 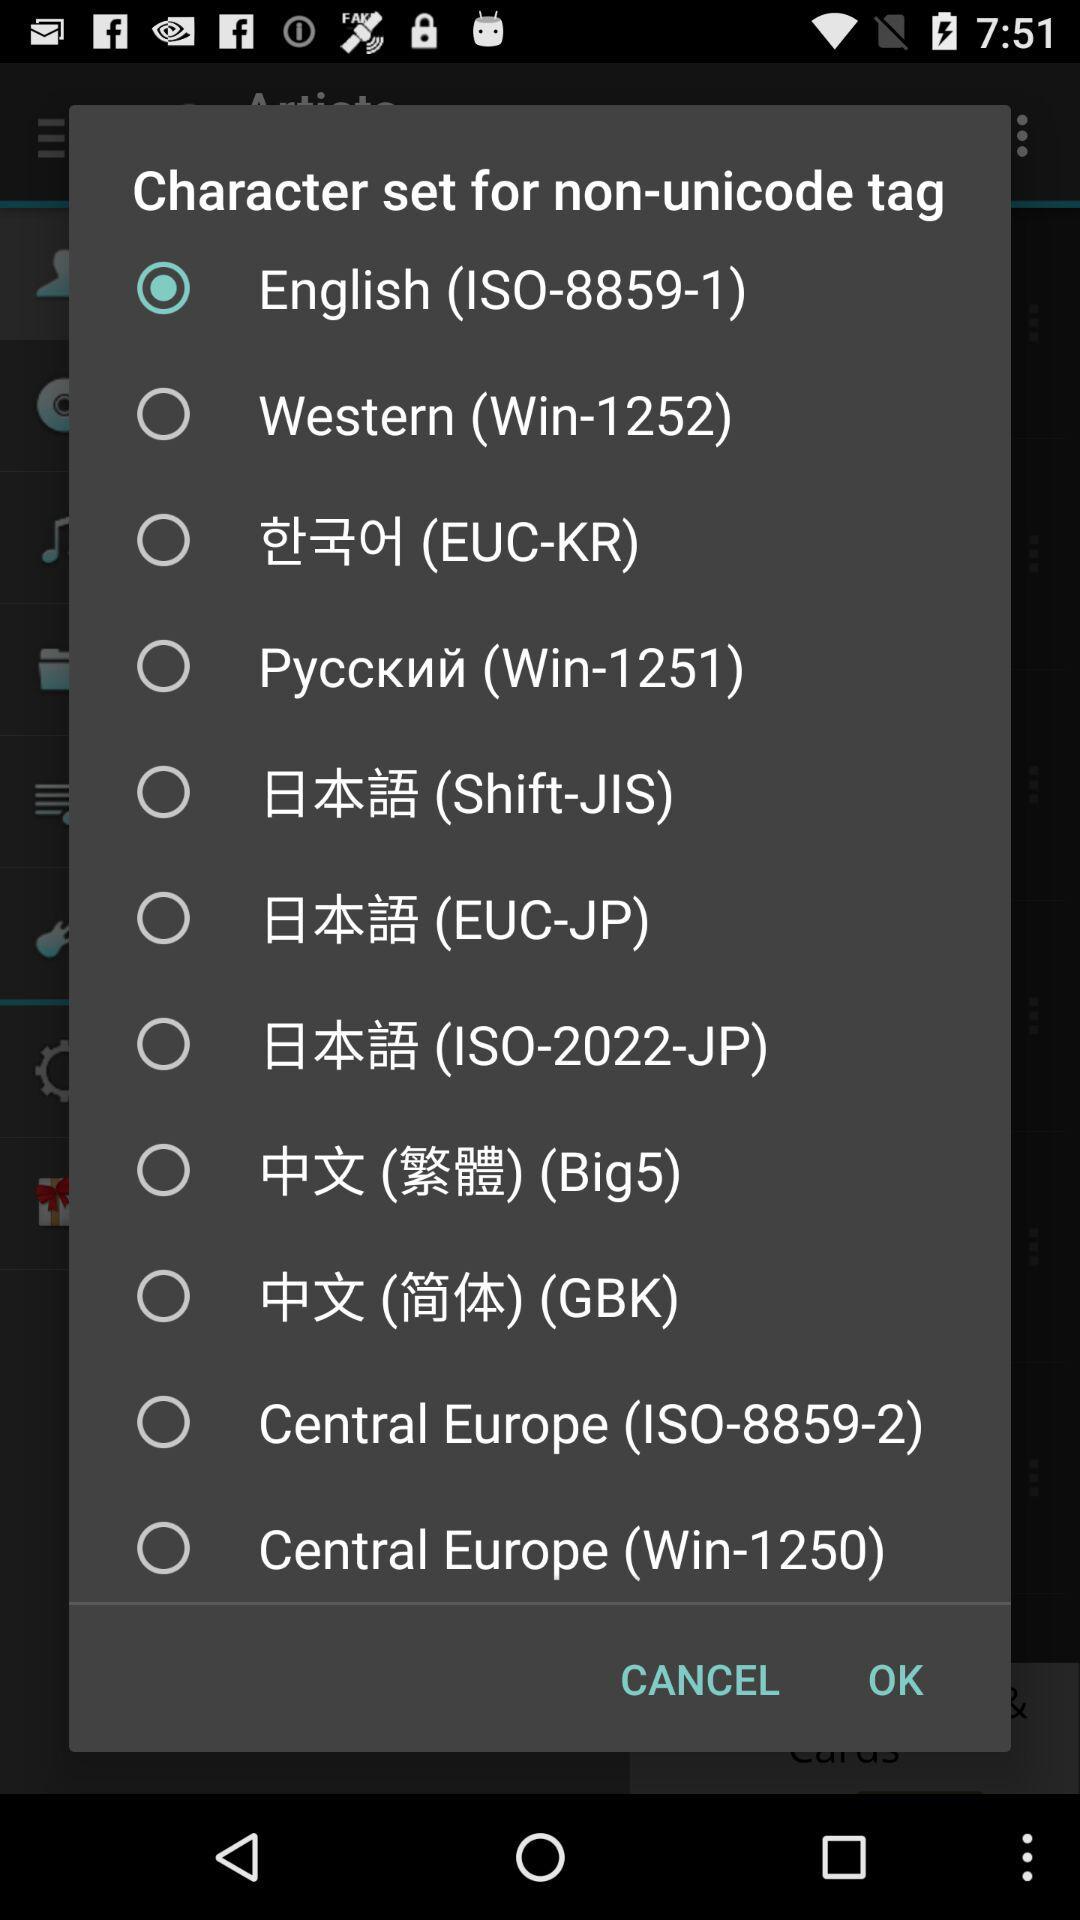 I want to click on checkbox below central europe win icon, so click(x=699, y=1678).